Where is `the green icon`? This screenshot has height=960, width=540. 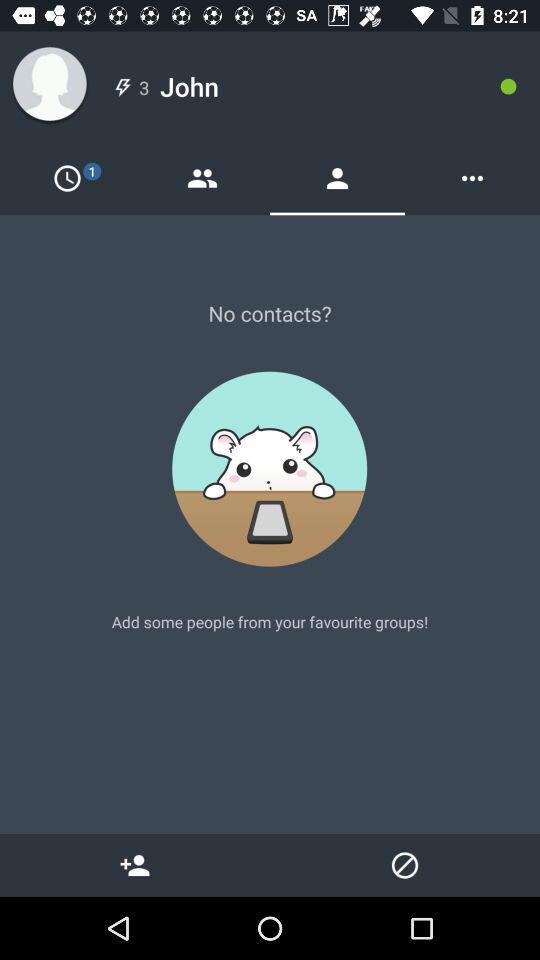 the green icon is located at coordinates (508, 86).